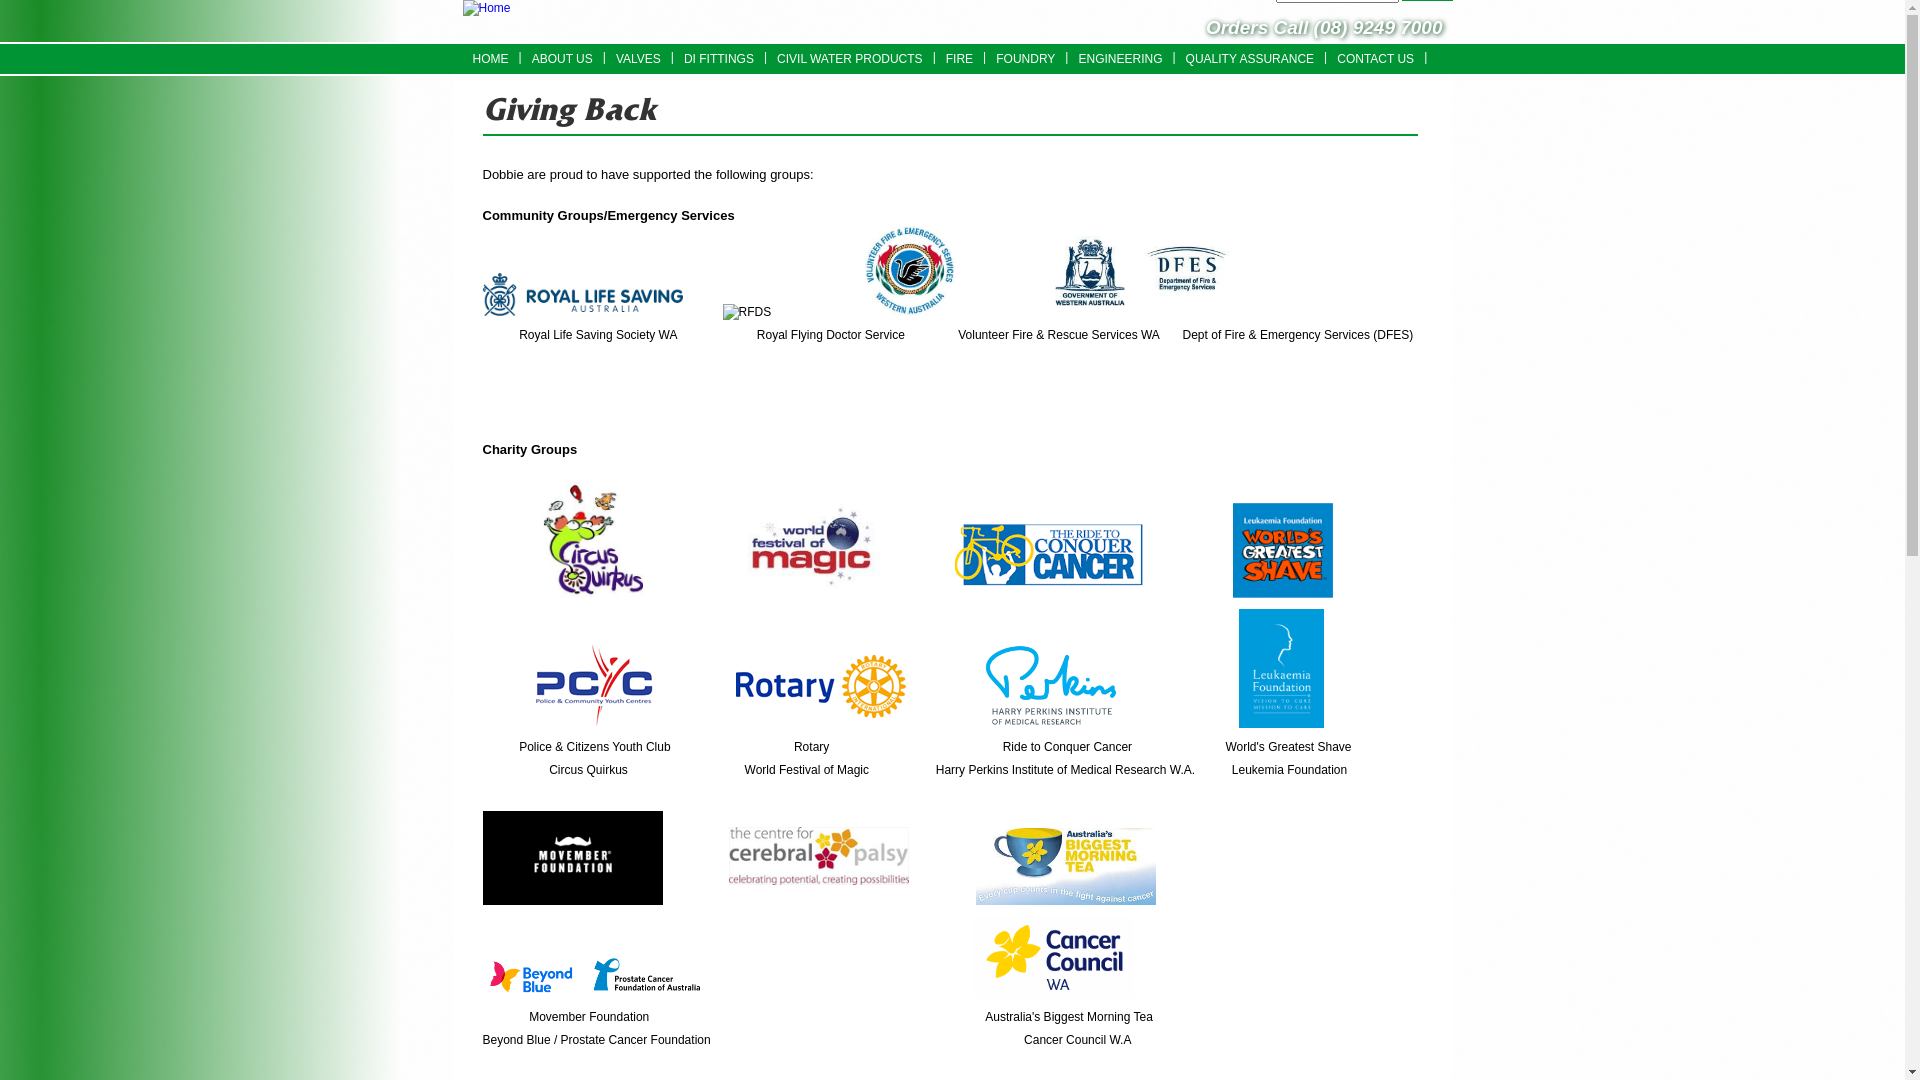 The image size is (1920, 1080). What do you see at coordinates (481, 856) in the screenshot?
I see `'Movember'` at bounding box center [481, 856].